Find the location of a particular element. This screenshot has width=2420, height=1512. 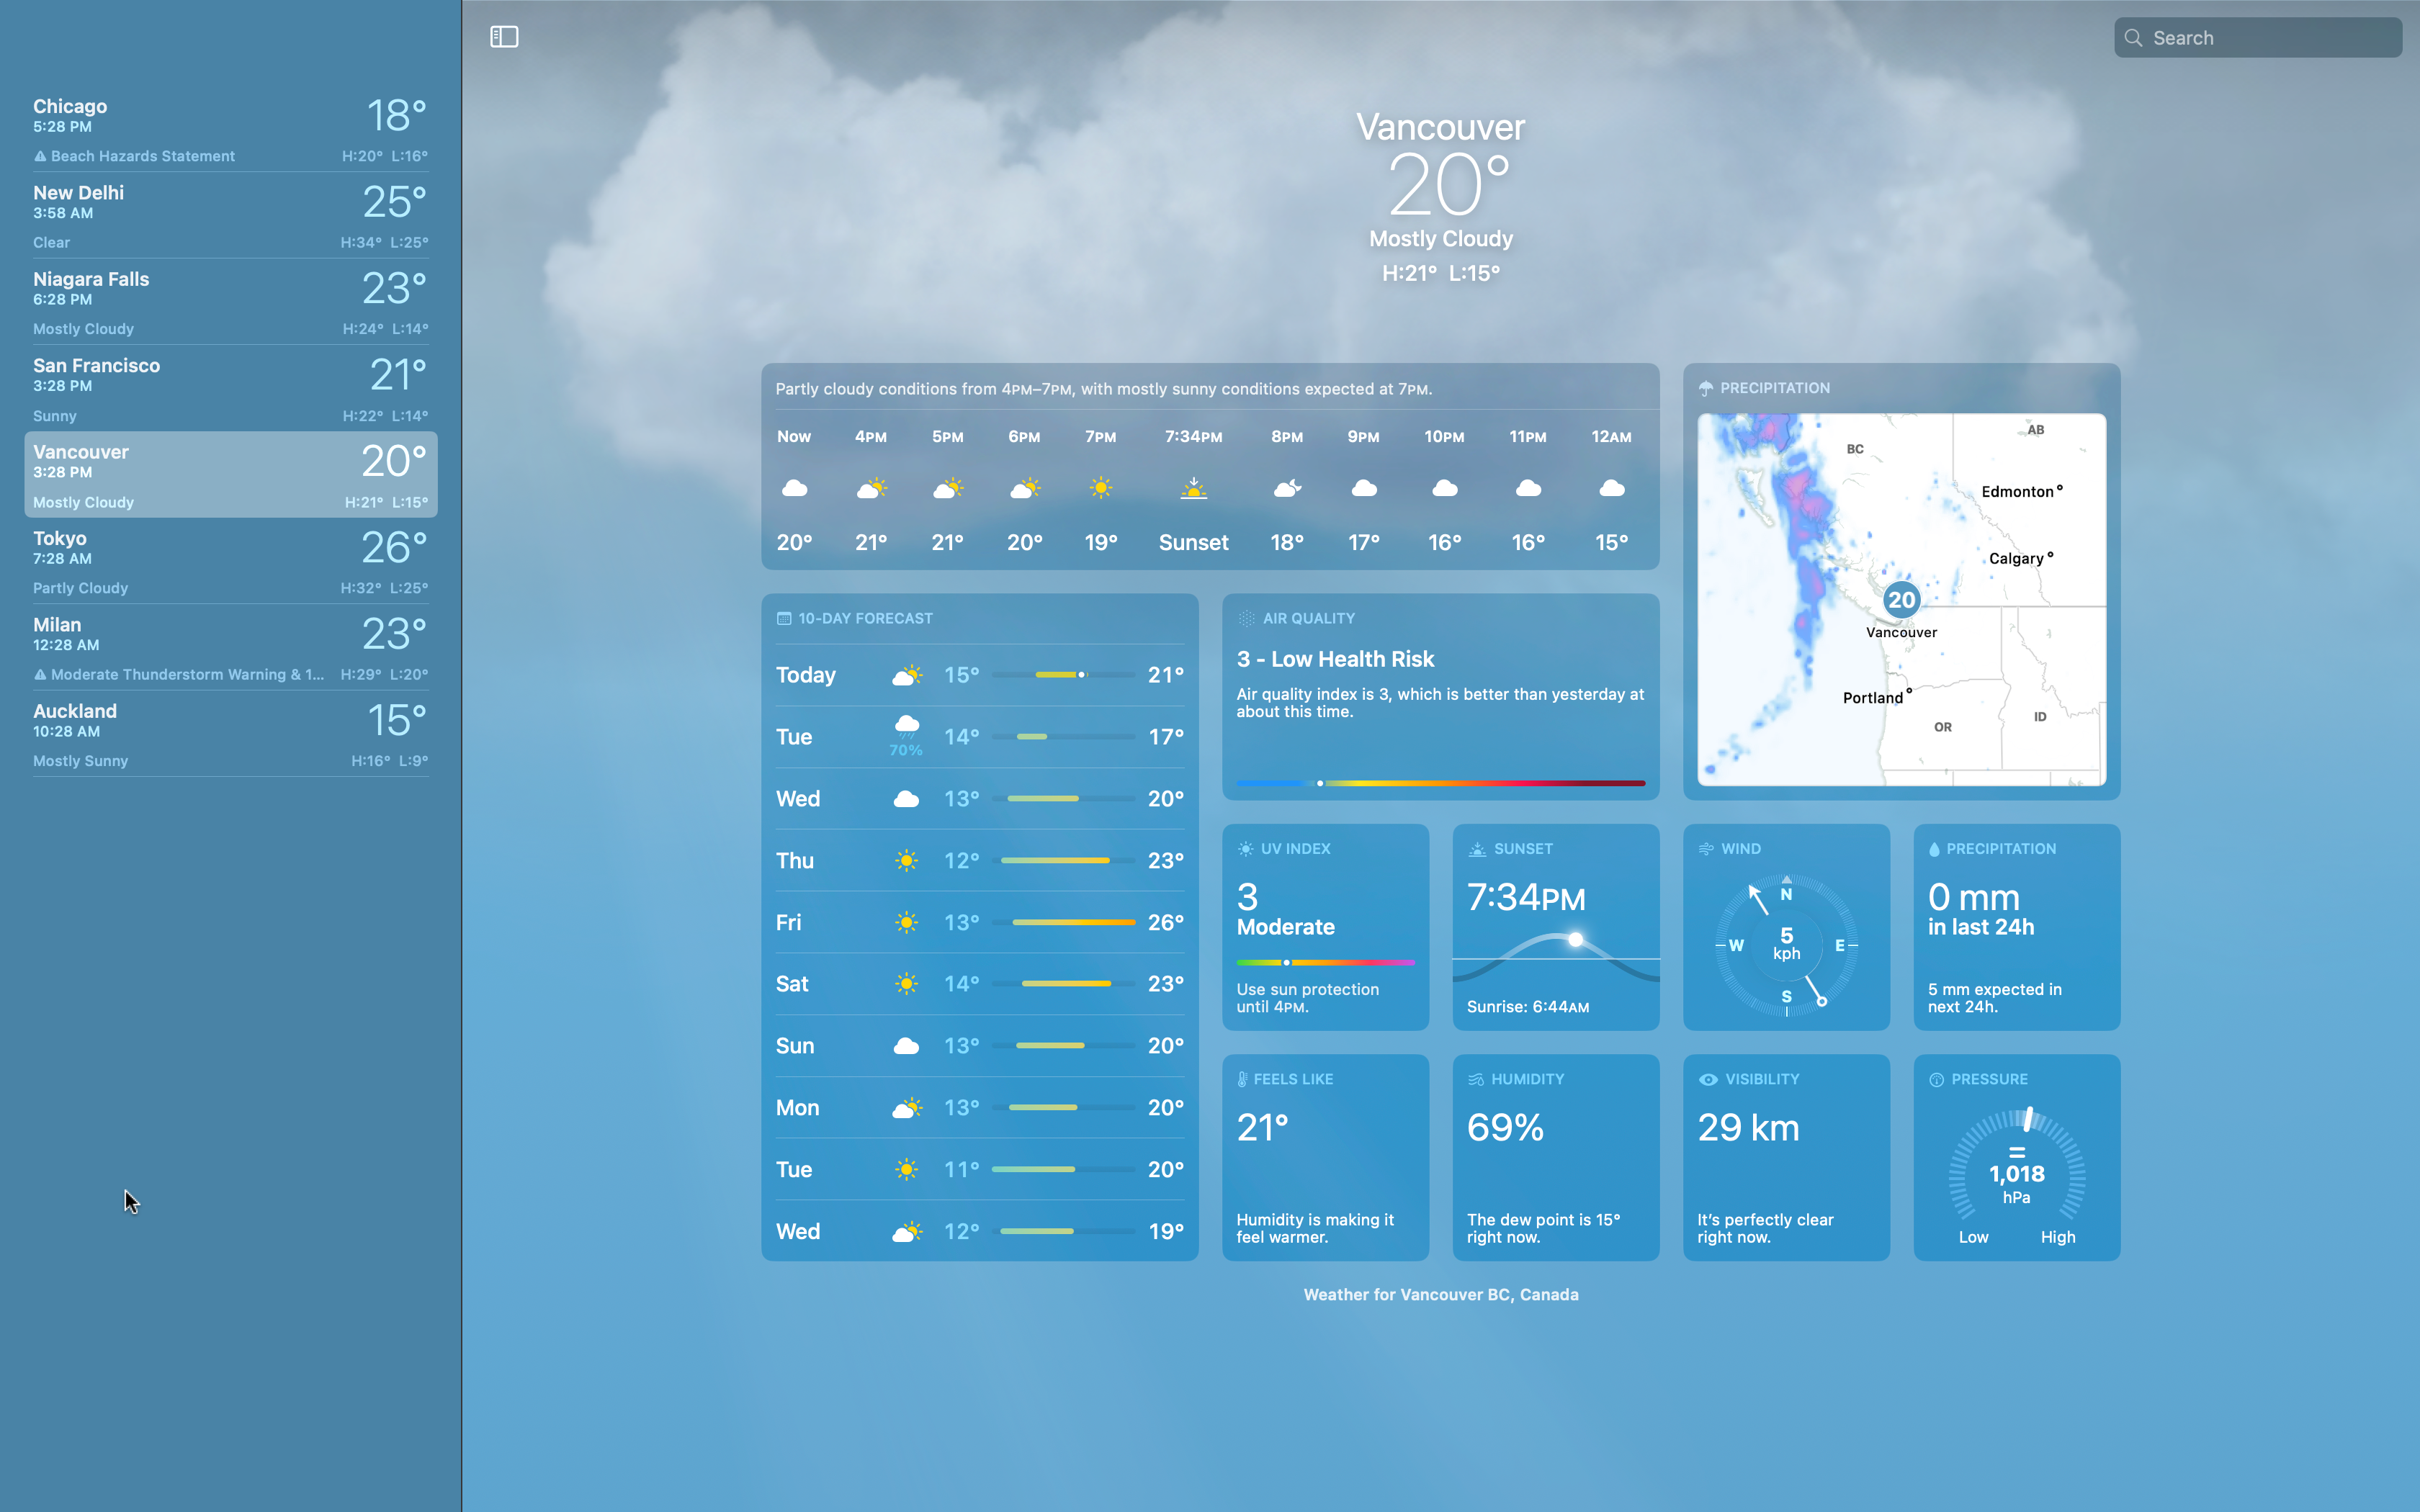

Hide the list of cities on the left panel is located at coordinates (504, 35).